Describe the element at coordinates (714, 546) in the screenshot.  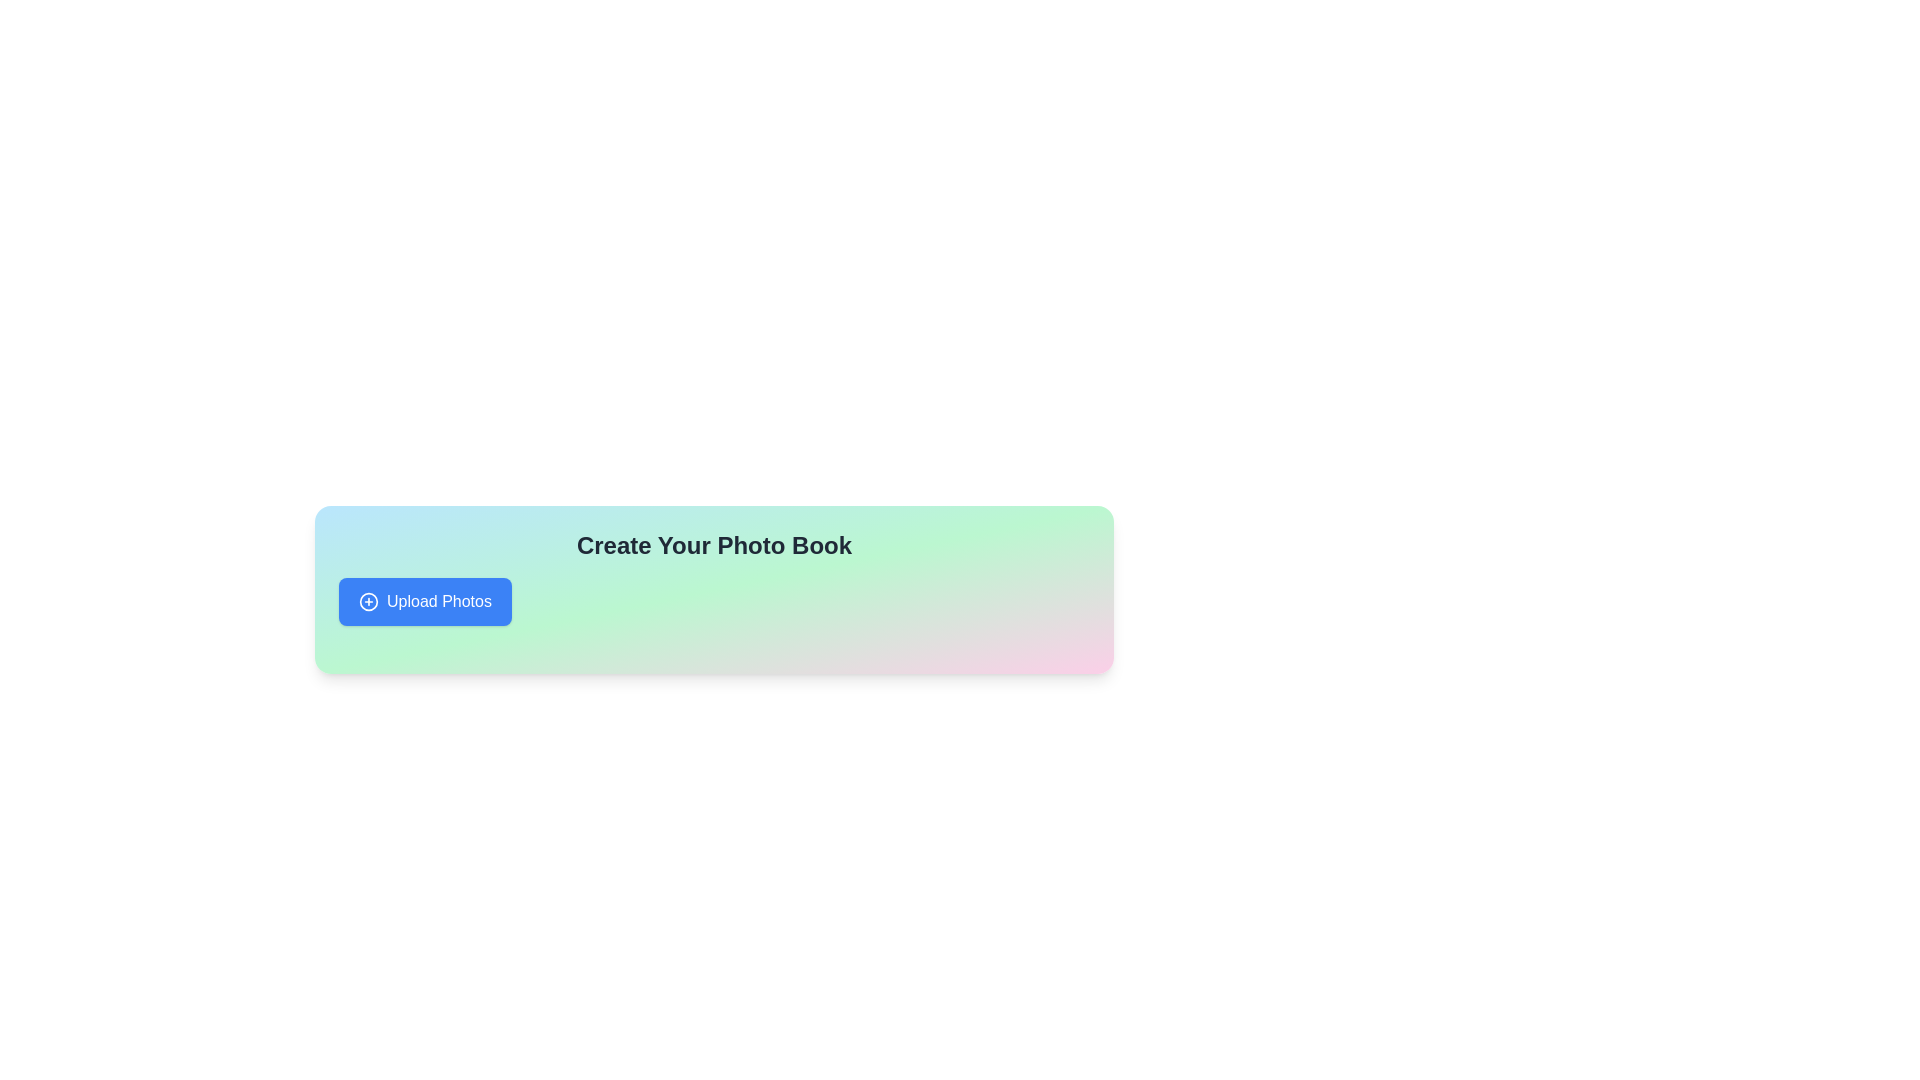
I see `the text label or heading indicating the main purpose of creating a photo book, which is located above the blue 'Upload Photos' button` at that location.